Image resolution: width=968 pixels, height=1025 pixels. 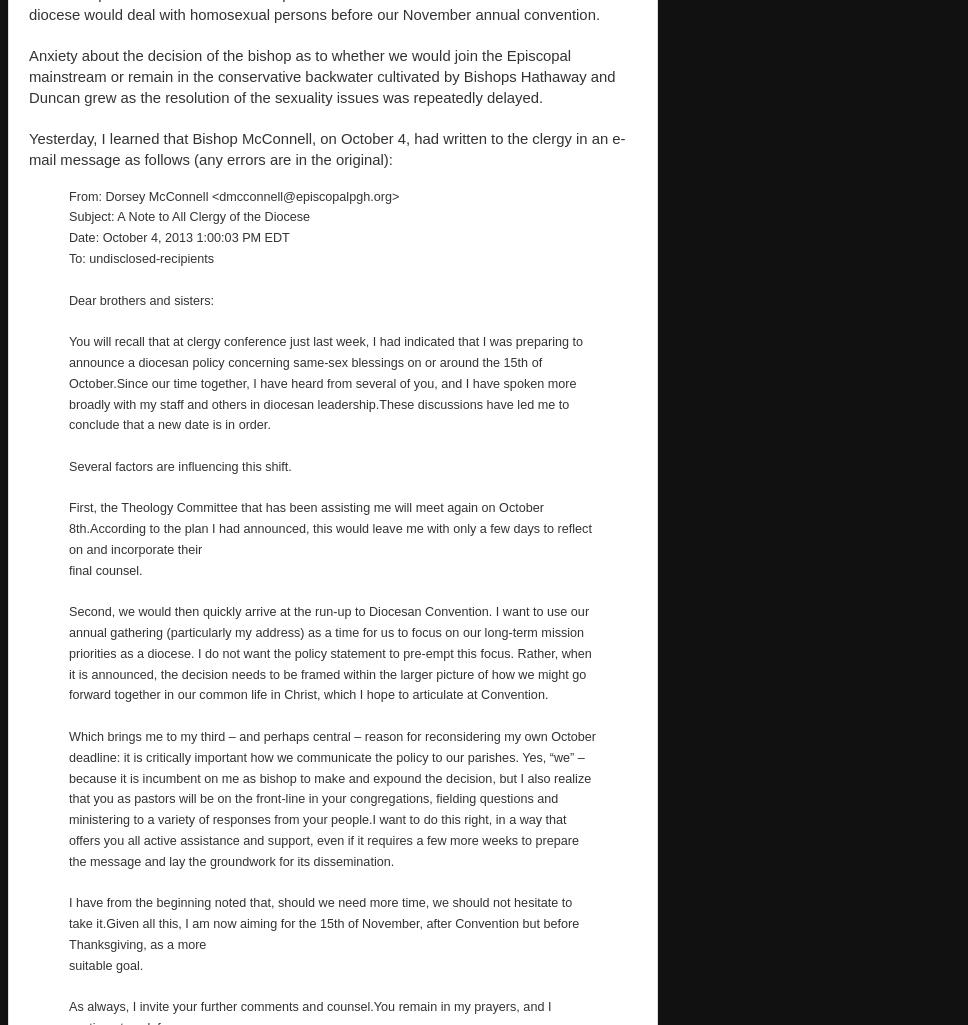 What do you see at coordinates (178, 237) in the screenshot?
I see `'Date: October 4, 2013 1:00:03 PM EDT'` at bounding box center [178, 237].